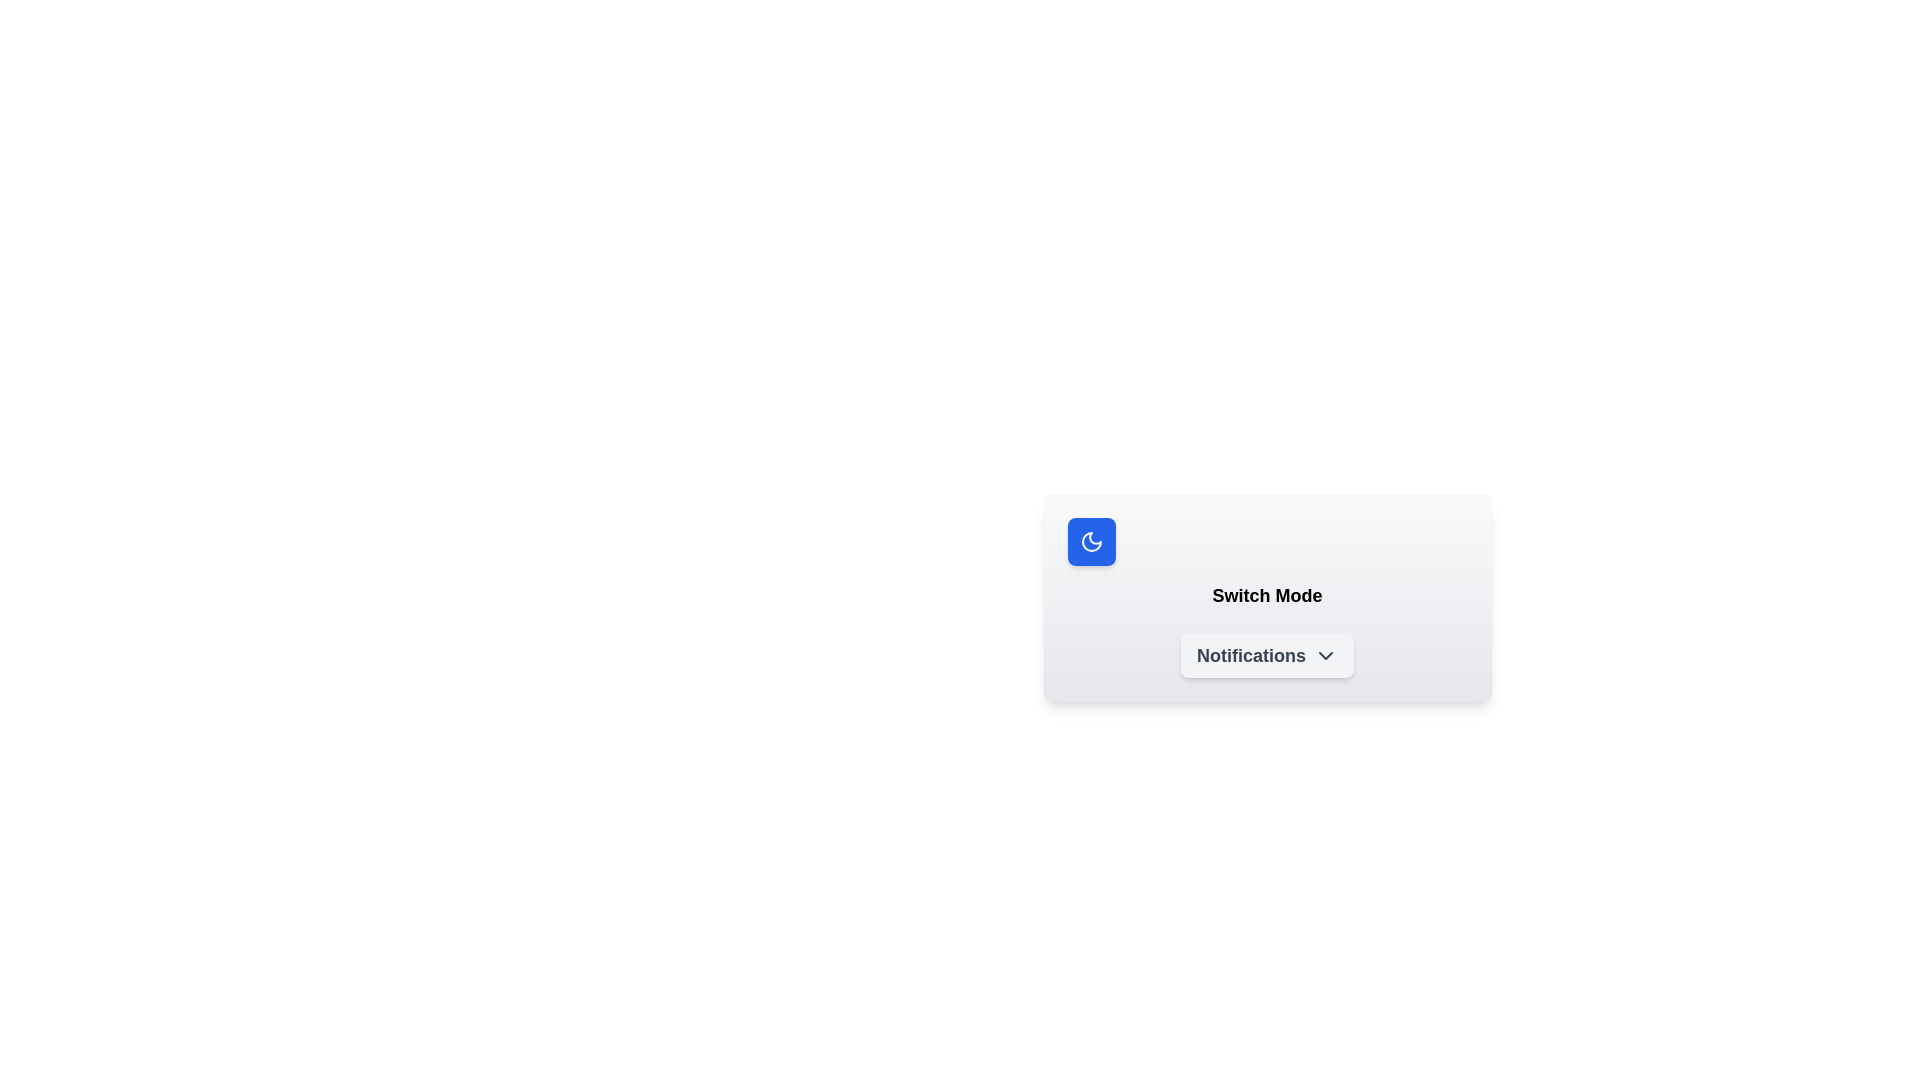 The image size is (1920, 1080). I want to click on the crescent moon-shaped icon surrounded by a circular outline, so click(1090, 542).